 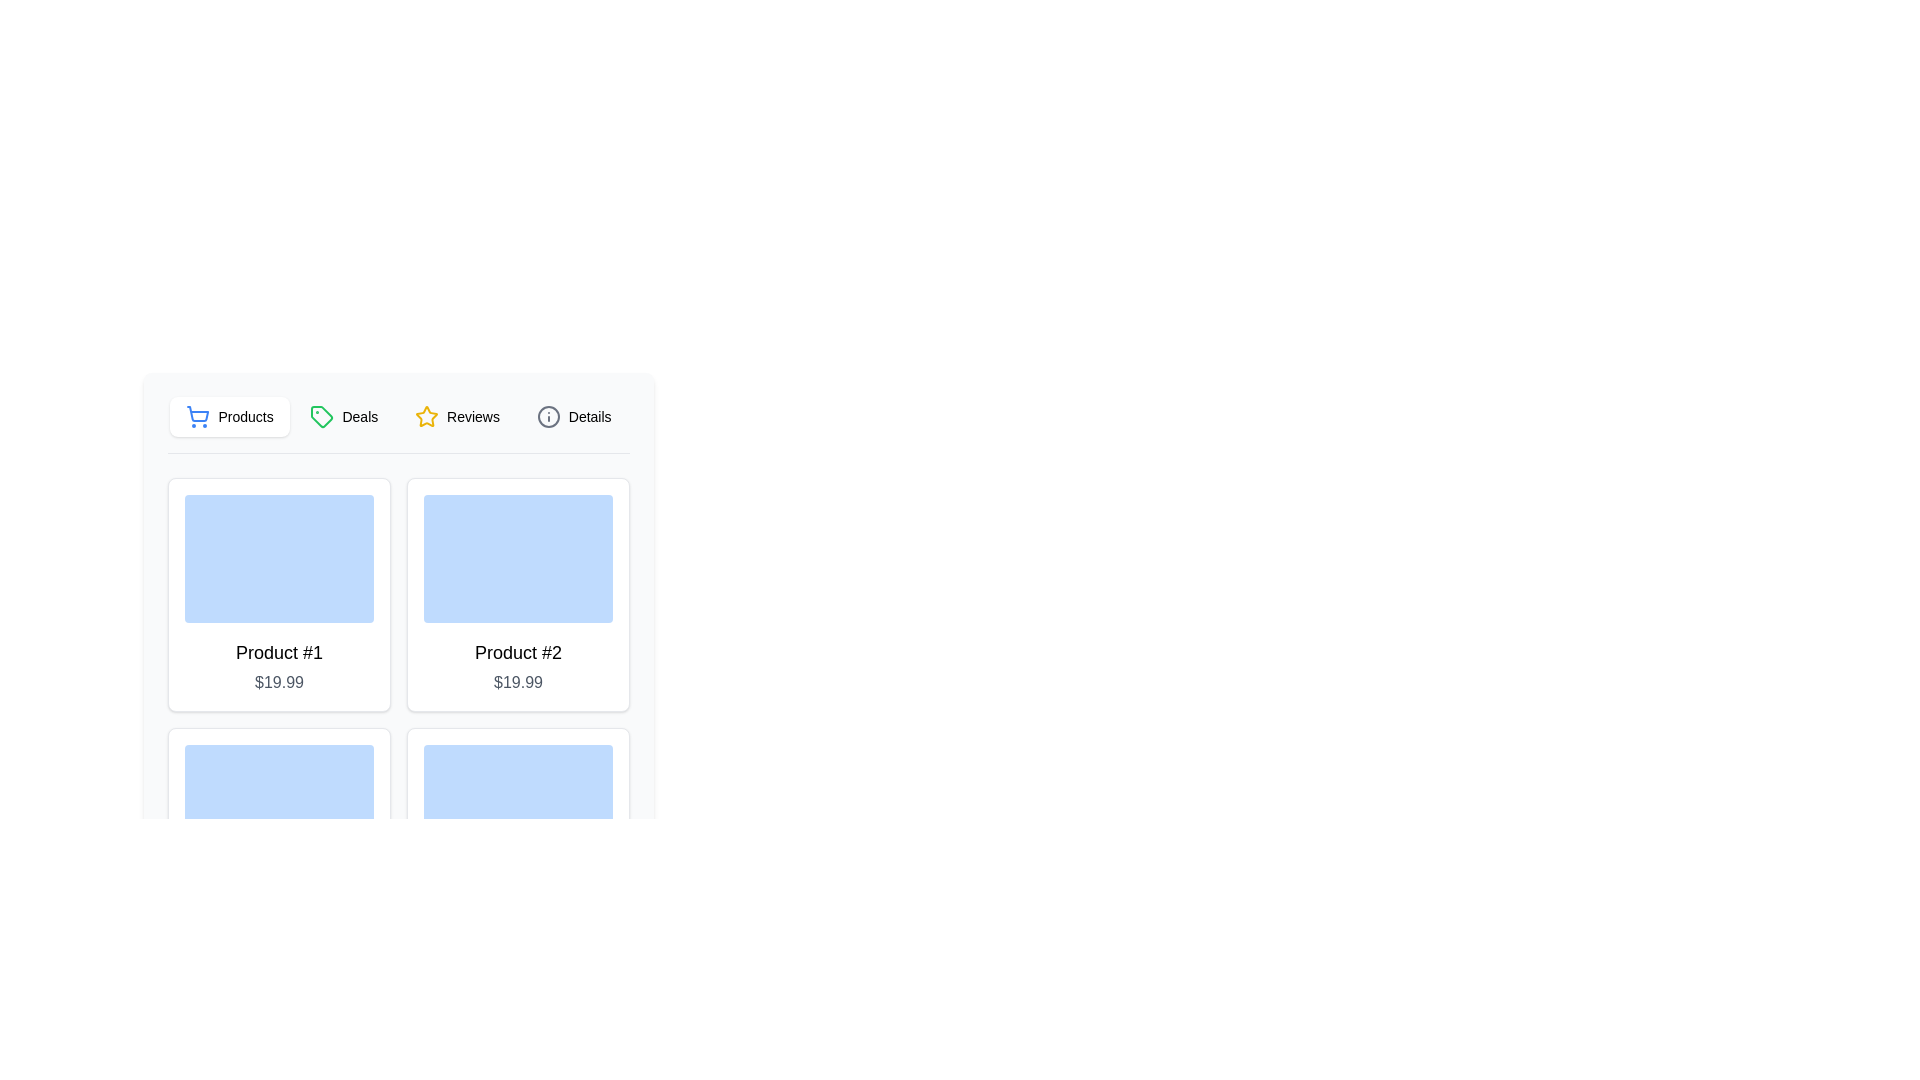 What do you see at coordinates (548, 415) in the screenshot?
I see `the circular icon element located in the top-right corner of the navigation bar which is part of an SVG structure` at bounding box center [548, 415].